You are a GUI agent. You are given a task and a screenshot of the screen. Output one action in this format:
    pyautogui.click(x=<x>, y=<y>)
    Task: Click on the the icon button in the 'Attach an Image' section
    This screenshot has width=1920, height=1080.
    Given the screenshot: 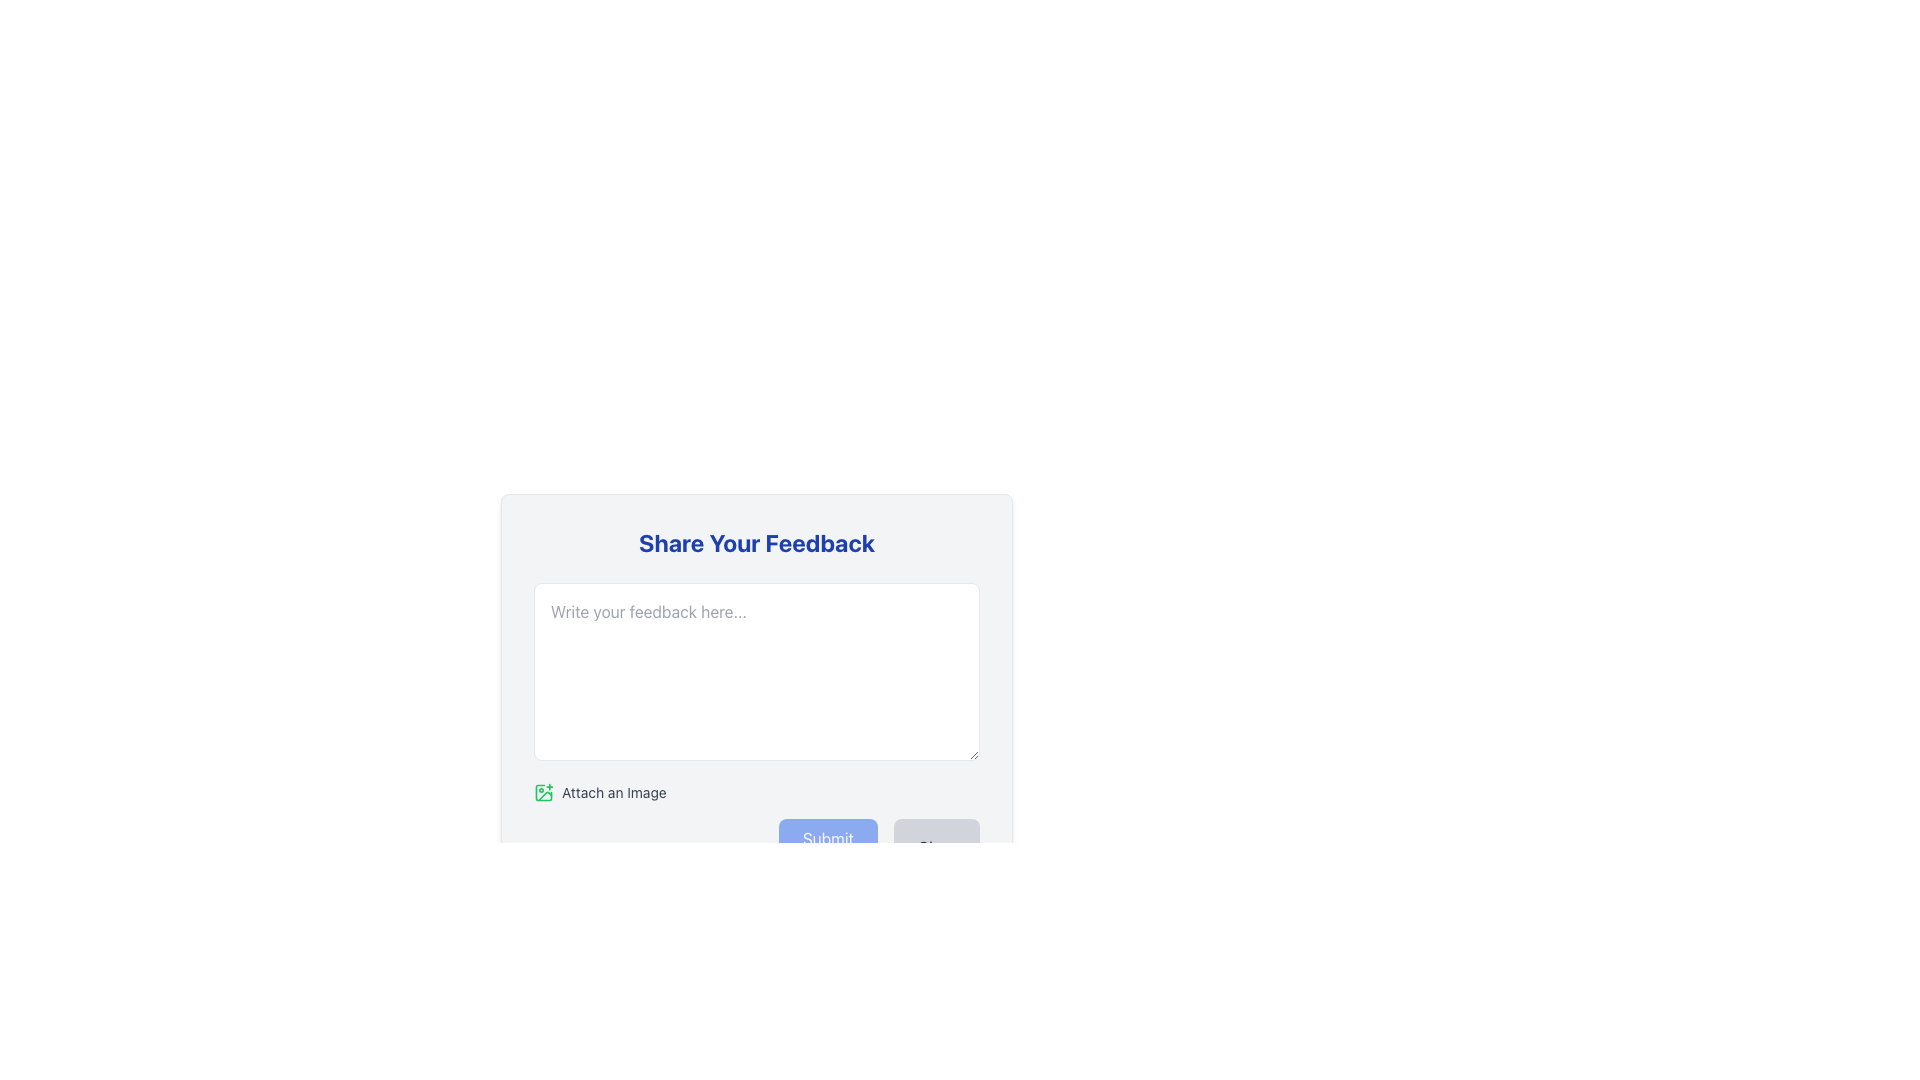 What is the action you would take?
    pyautogui.click(x=543, y=792)
    